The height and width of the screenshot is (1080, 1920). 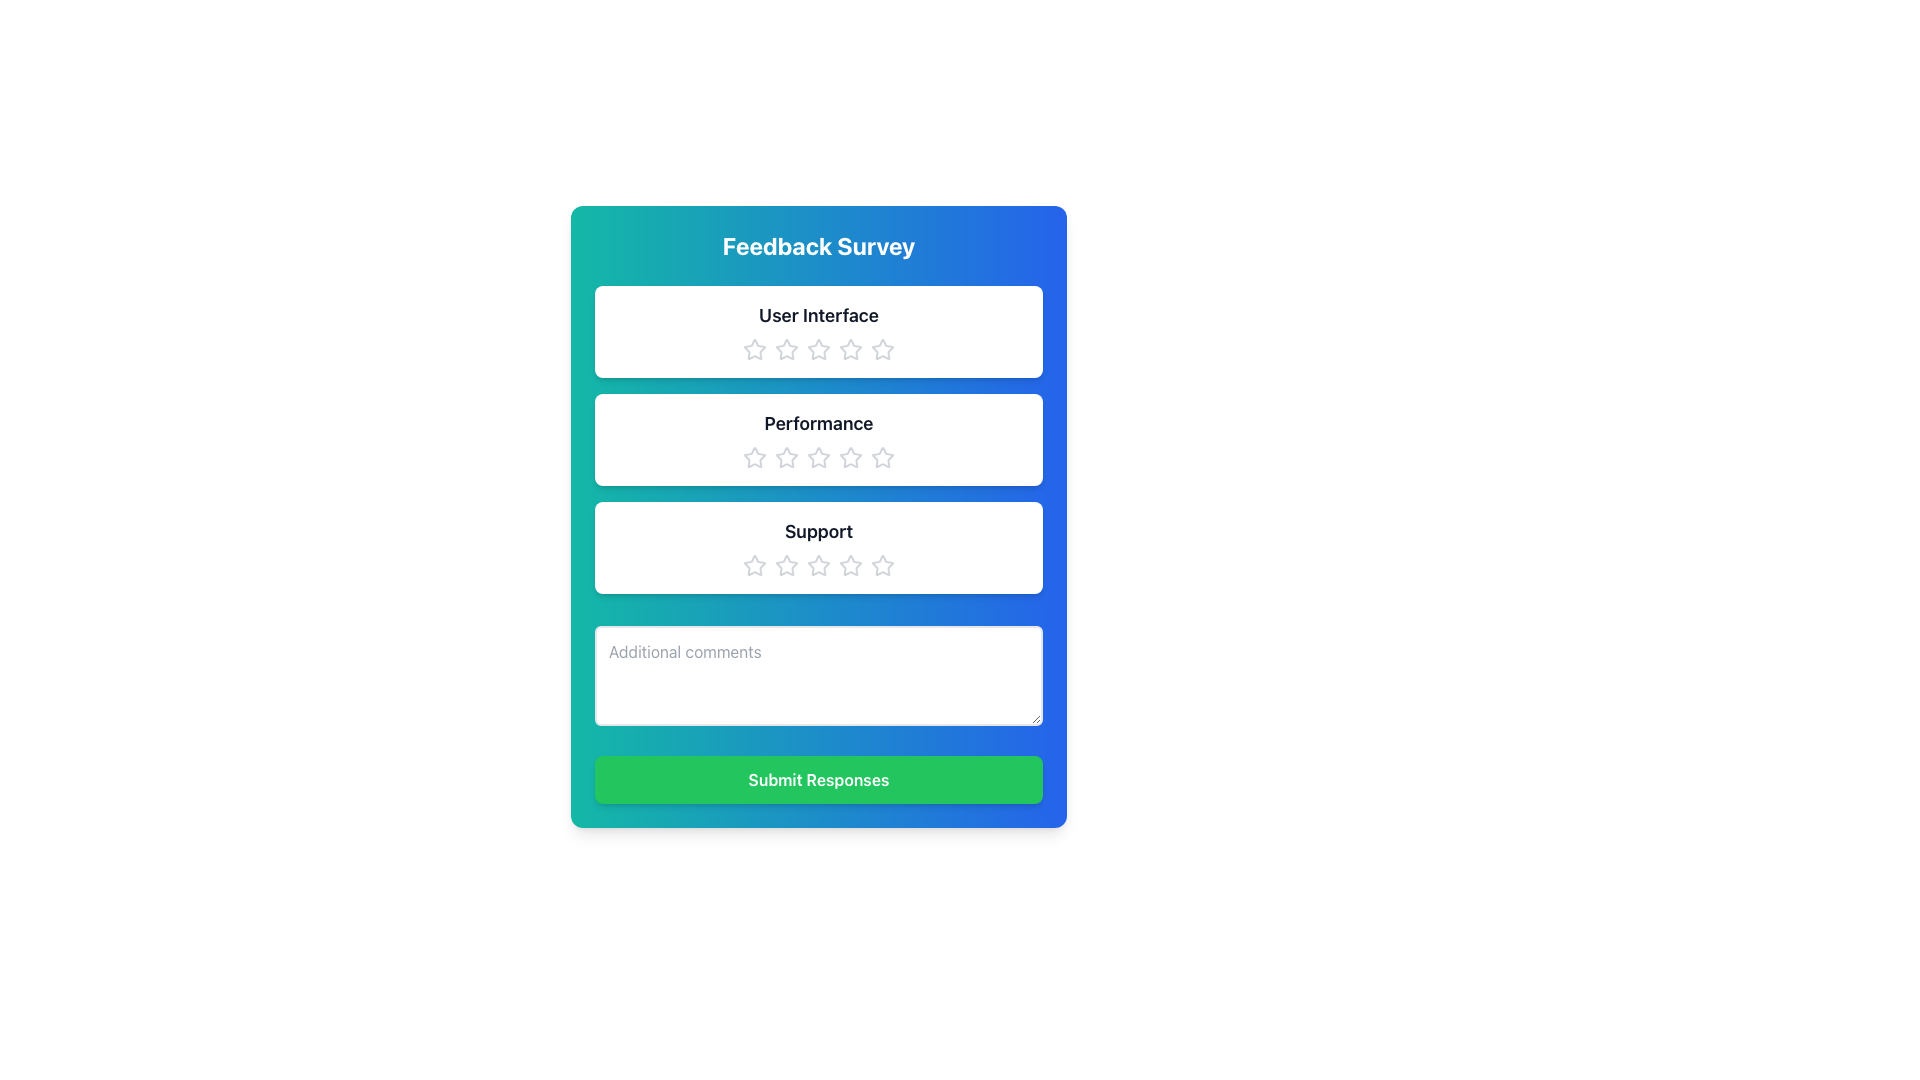 What do you see at coordinates (850, 457) in the screenshot?
I see `the third star-shaped icon in the outlined style under the 'Performance' category` at bounding box center [850, 457].